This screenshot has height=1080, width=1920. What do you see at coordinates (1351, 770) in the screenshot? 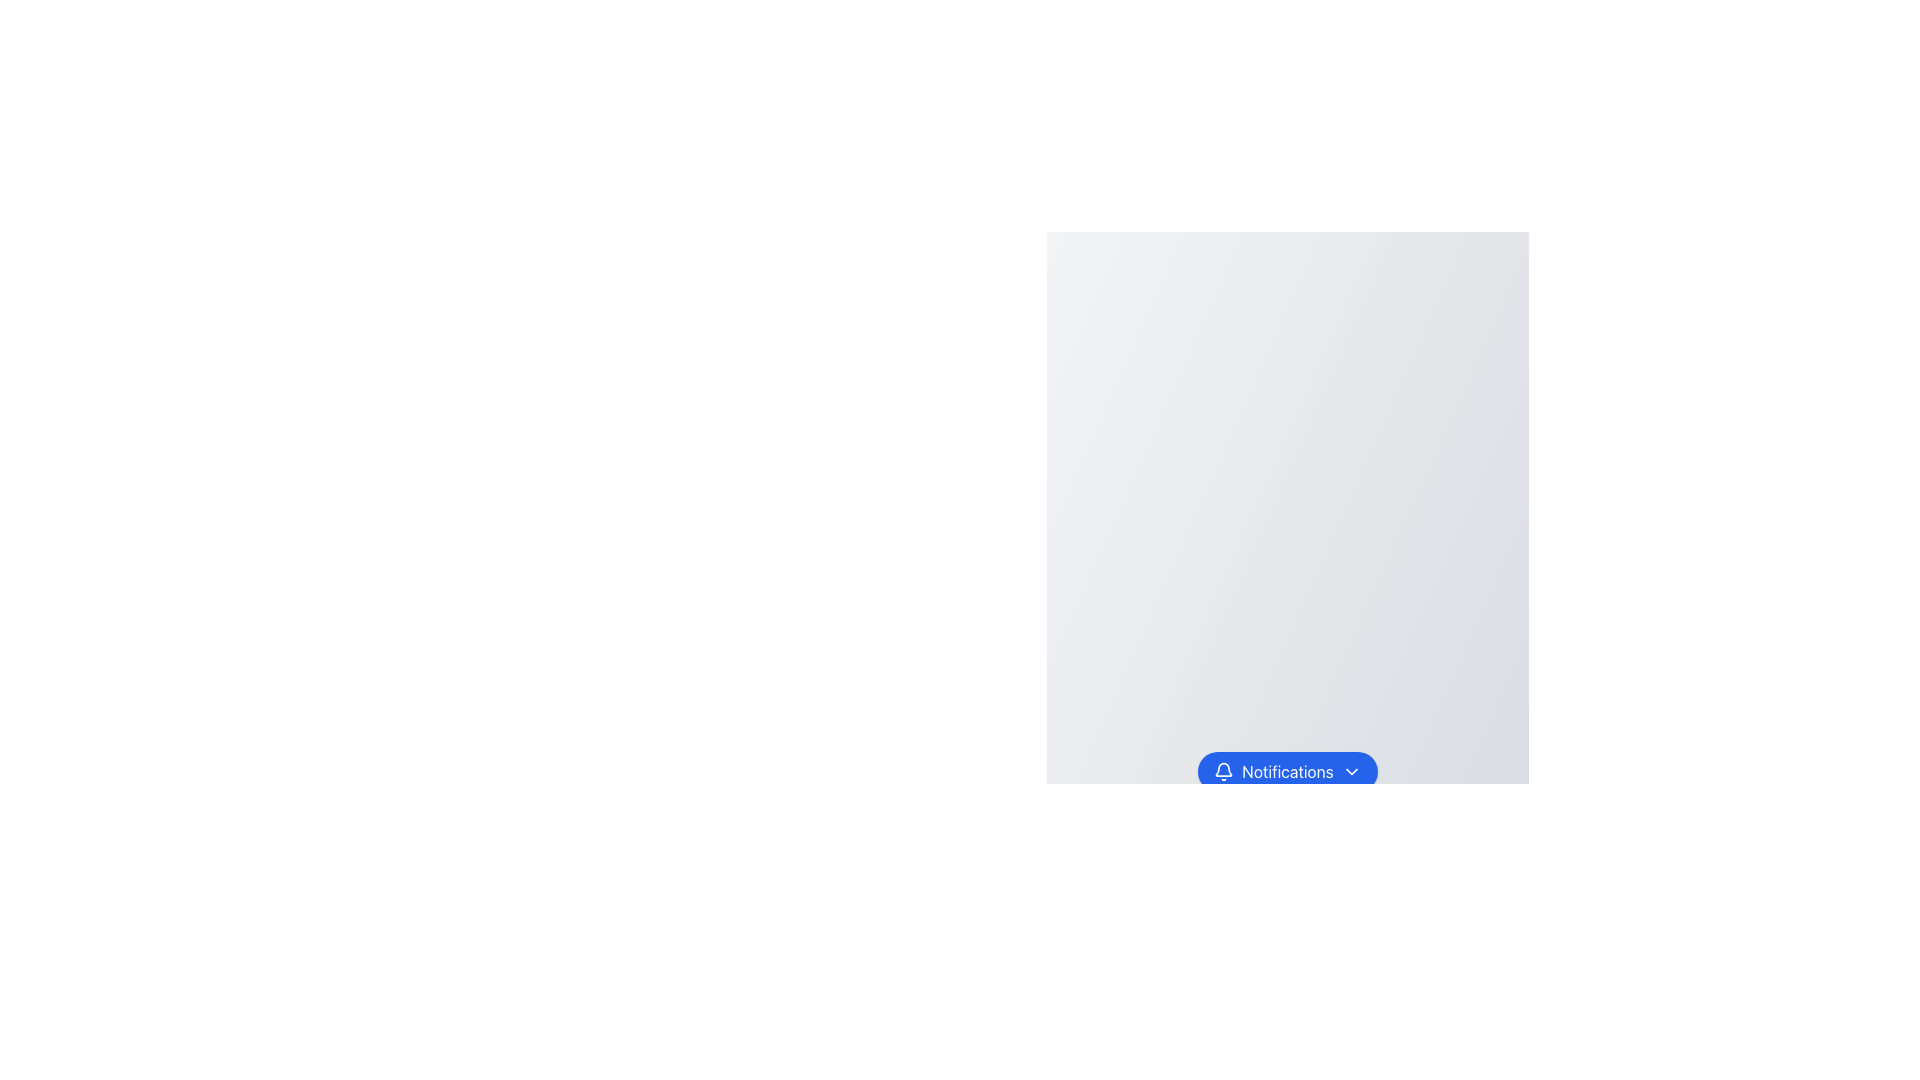
I see `the chevron icon adjacent to the Notifications button` at bounding box center [1351, 770].